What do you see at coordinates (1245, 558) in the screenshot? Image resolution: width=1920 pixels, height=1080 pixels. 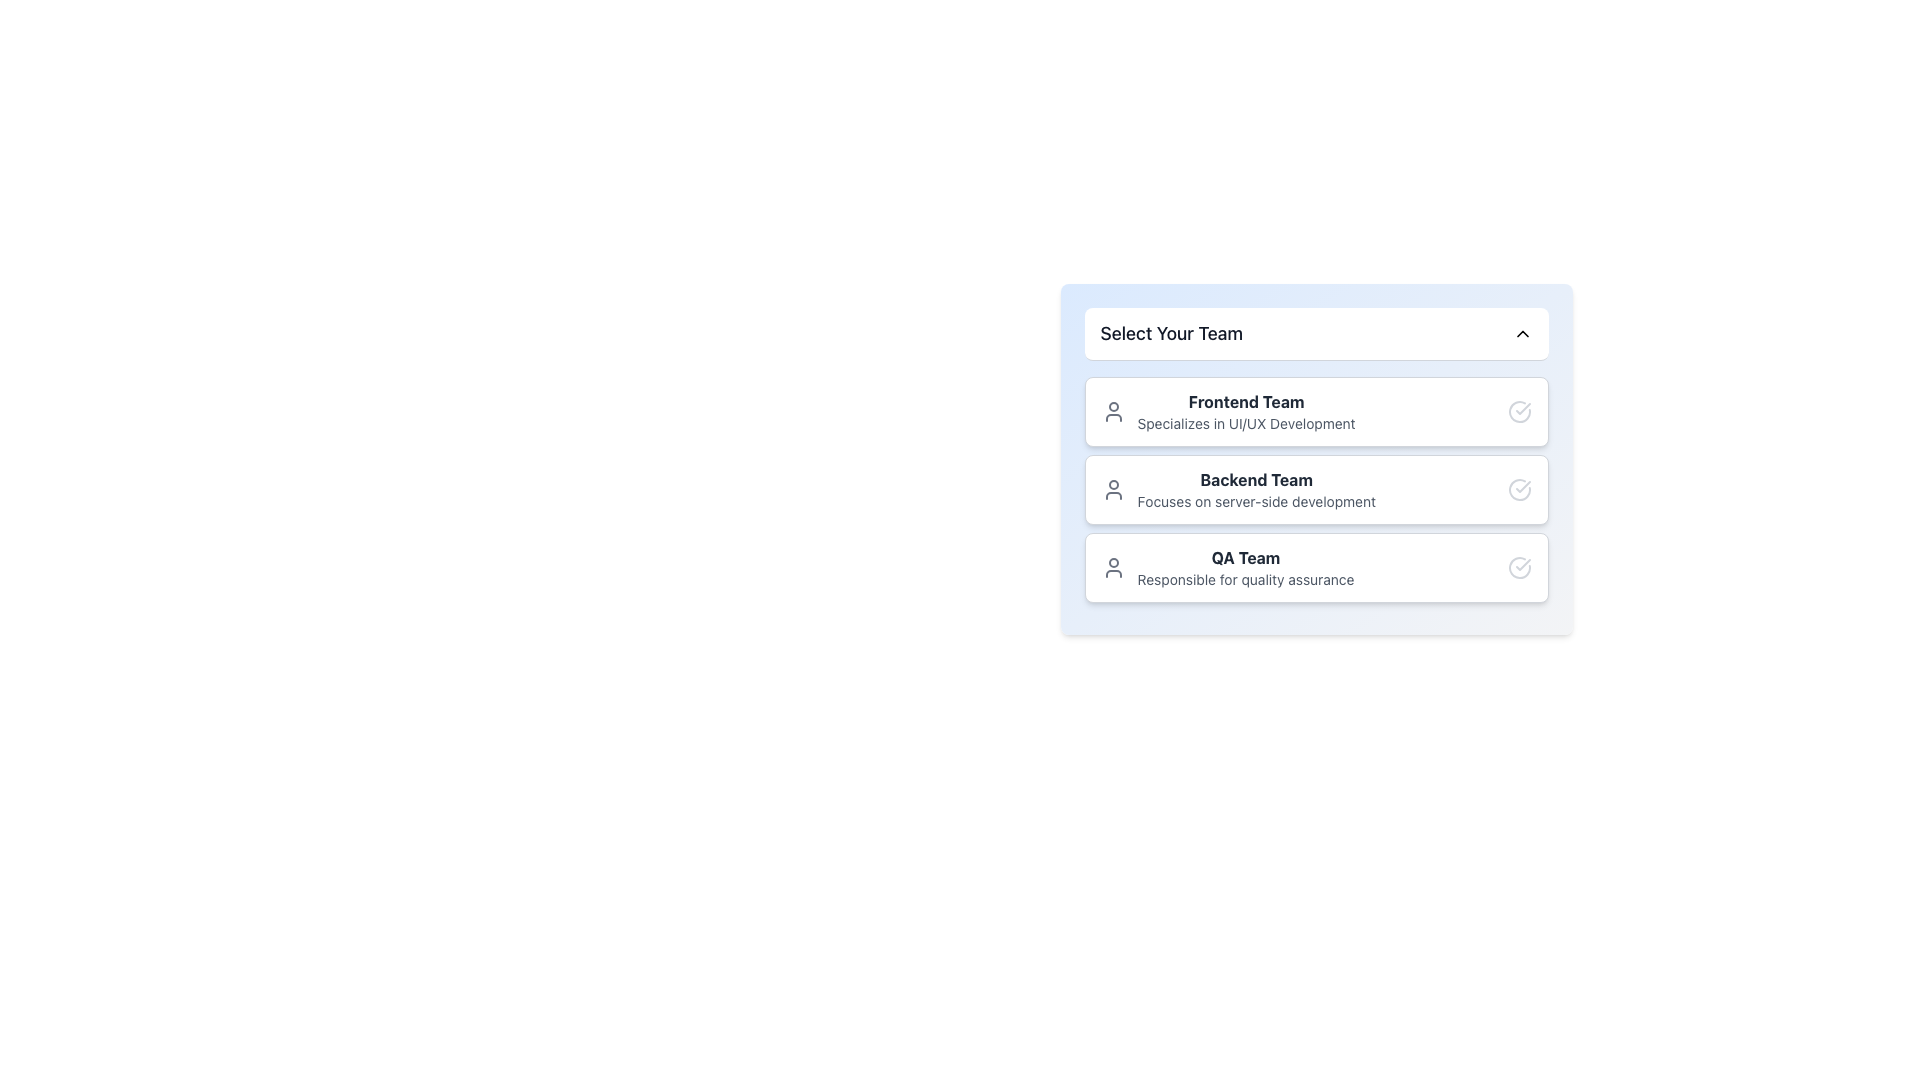 I see `the text label identifying the QA Team, which is prominently displayed as the header text within the third card in a vertical list of team representations` at bounding box center [1245, 558].